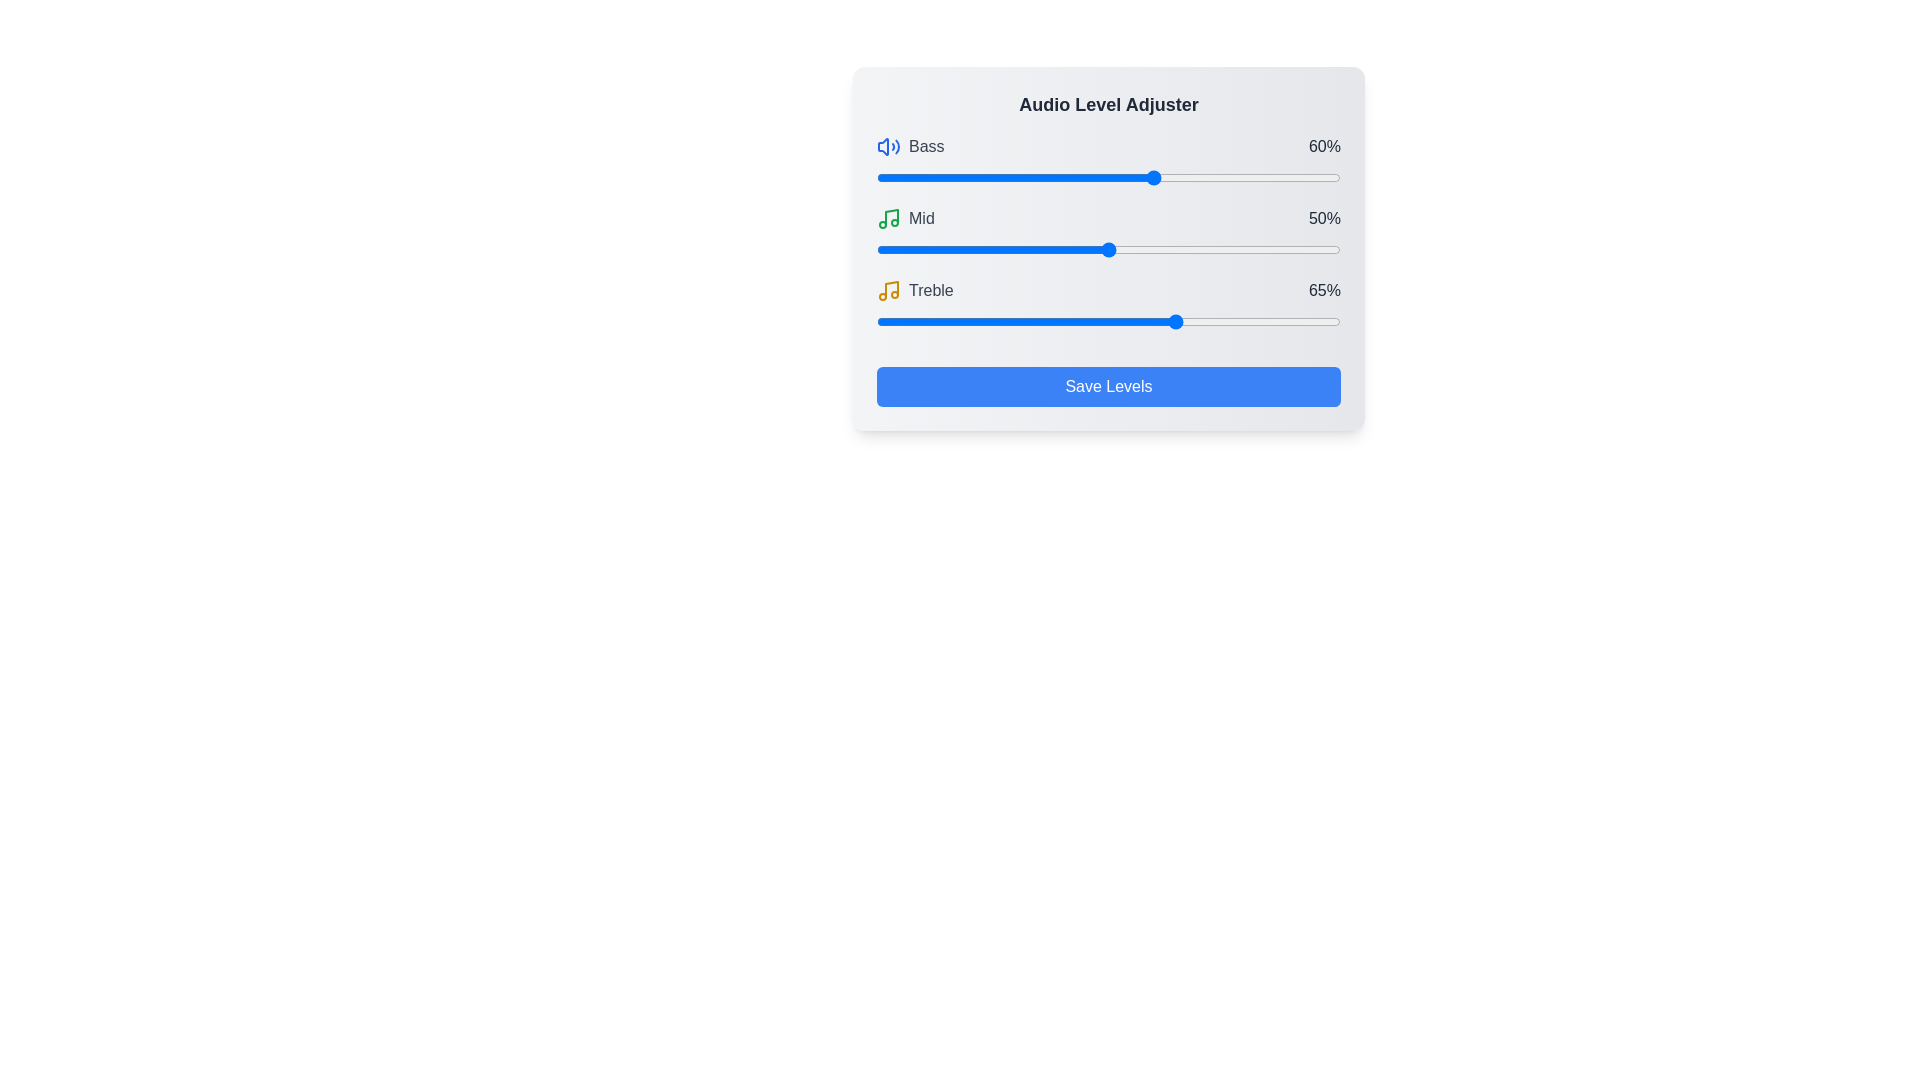 The height and width of the screenshot is (1080, 1920). What do you see at coordinates (1107, 320) in the screenshot?
I see `the third horizontal slider control located below the 'Bass 60%' and 'Mid 50%' labels, which features a blue filled portion and a circular thumb slider` at bounding box center [1107, 320].